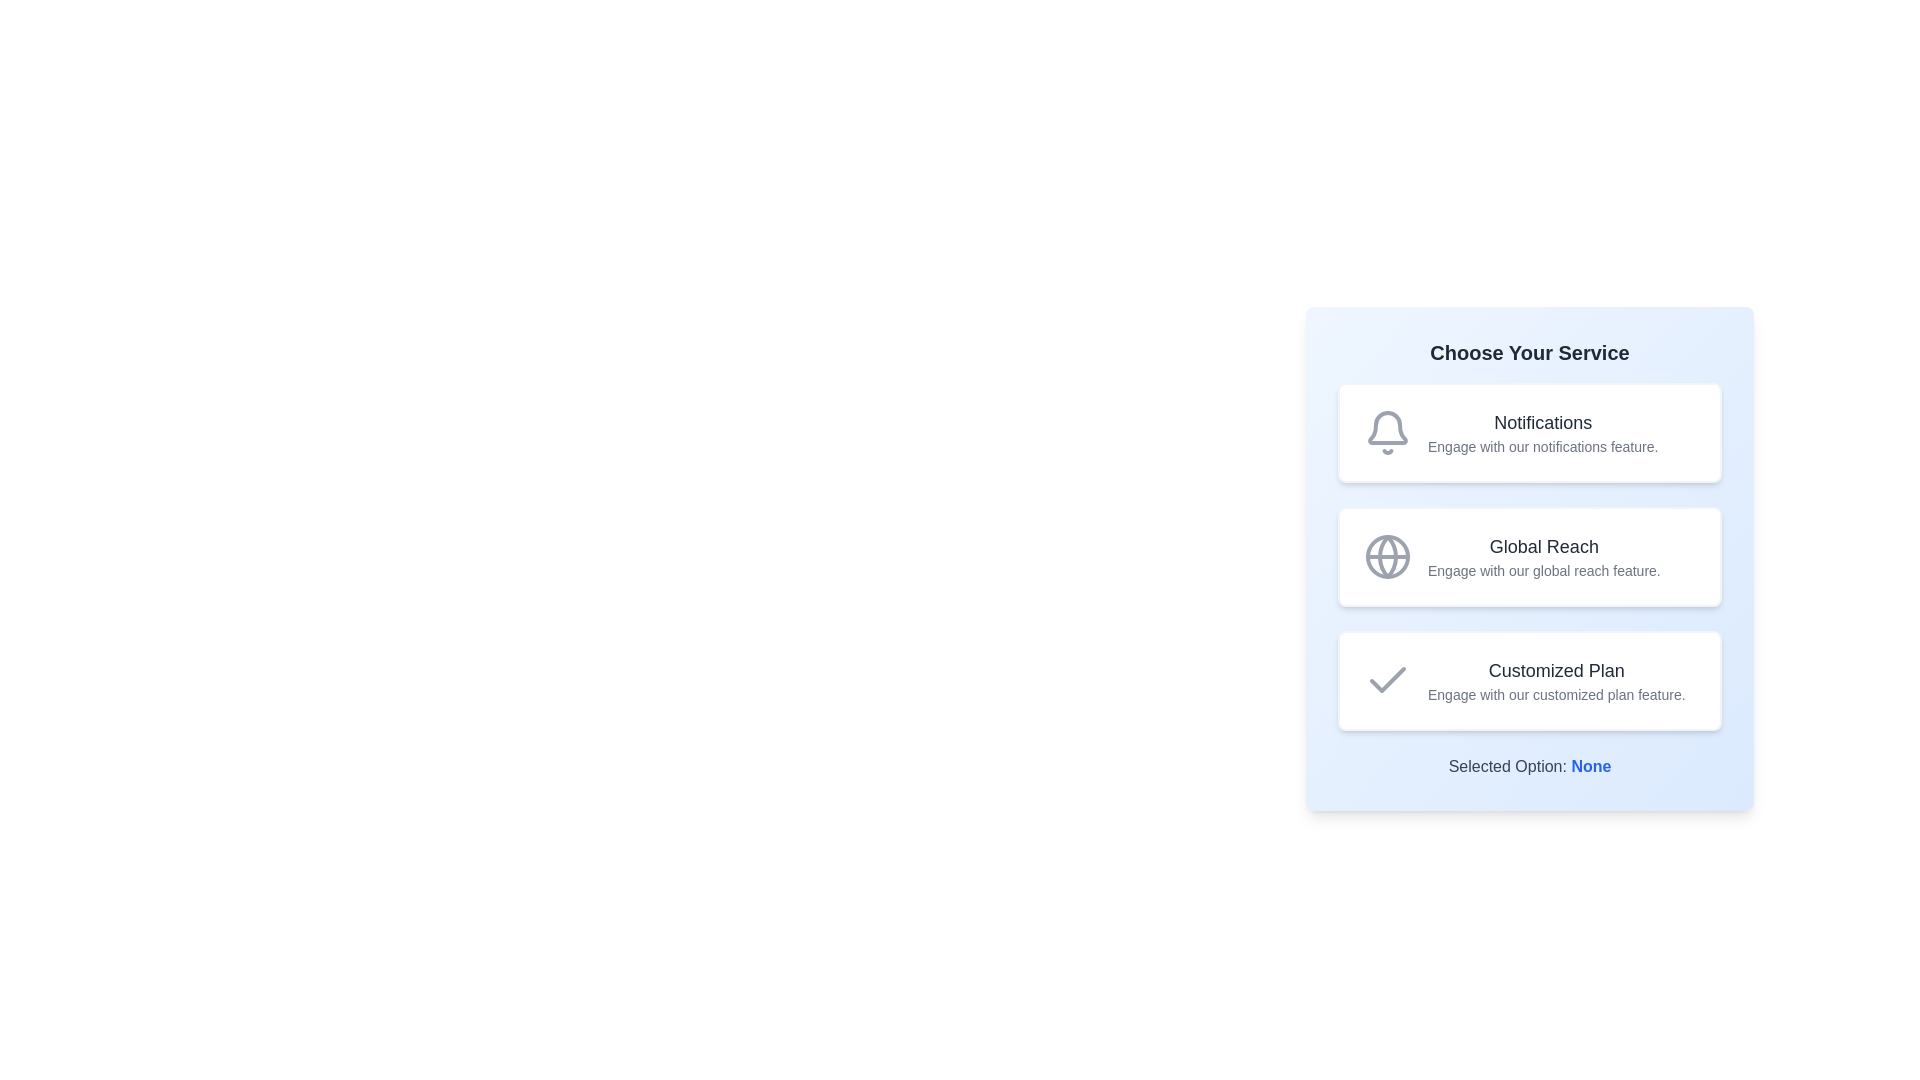 Image resolution: width=1920 pixels, height=1080 pixels. What do you see at coordinates (1555, 671) in the screenshot?
I see `the label that presents the title of an option for user selection, located within the third option group under 'Choose Your Service', centered above the description text 'Engage with our customized plan feature'` at bounding box center [1555, 671].